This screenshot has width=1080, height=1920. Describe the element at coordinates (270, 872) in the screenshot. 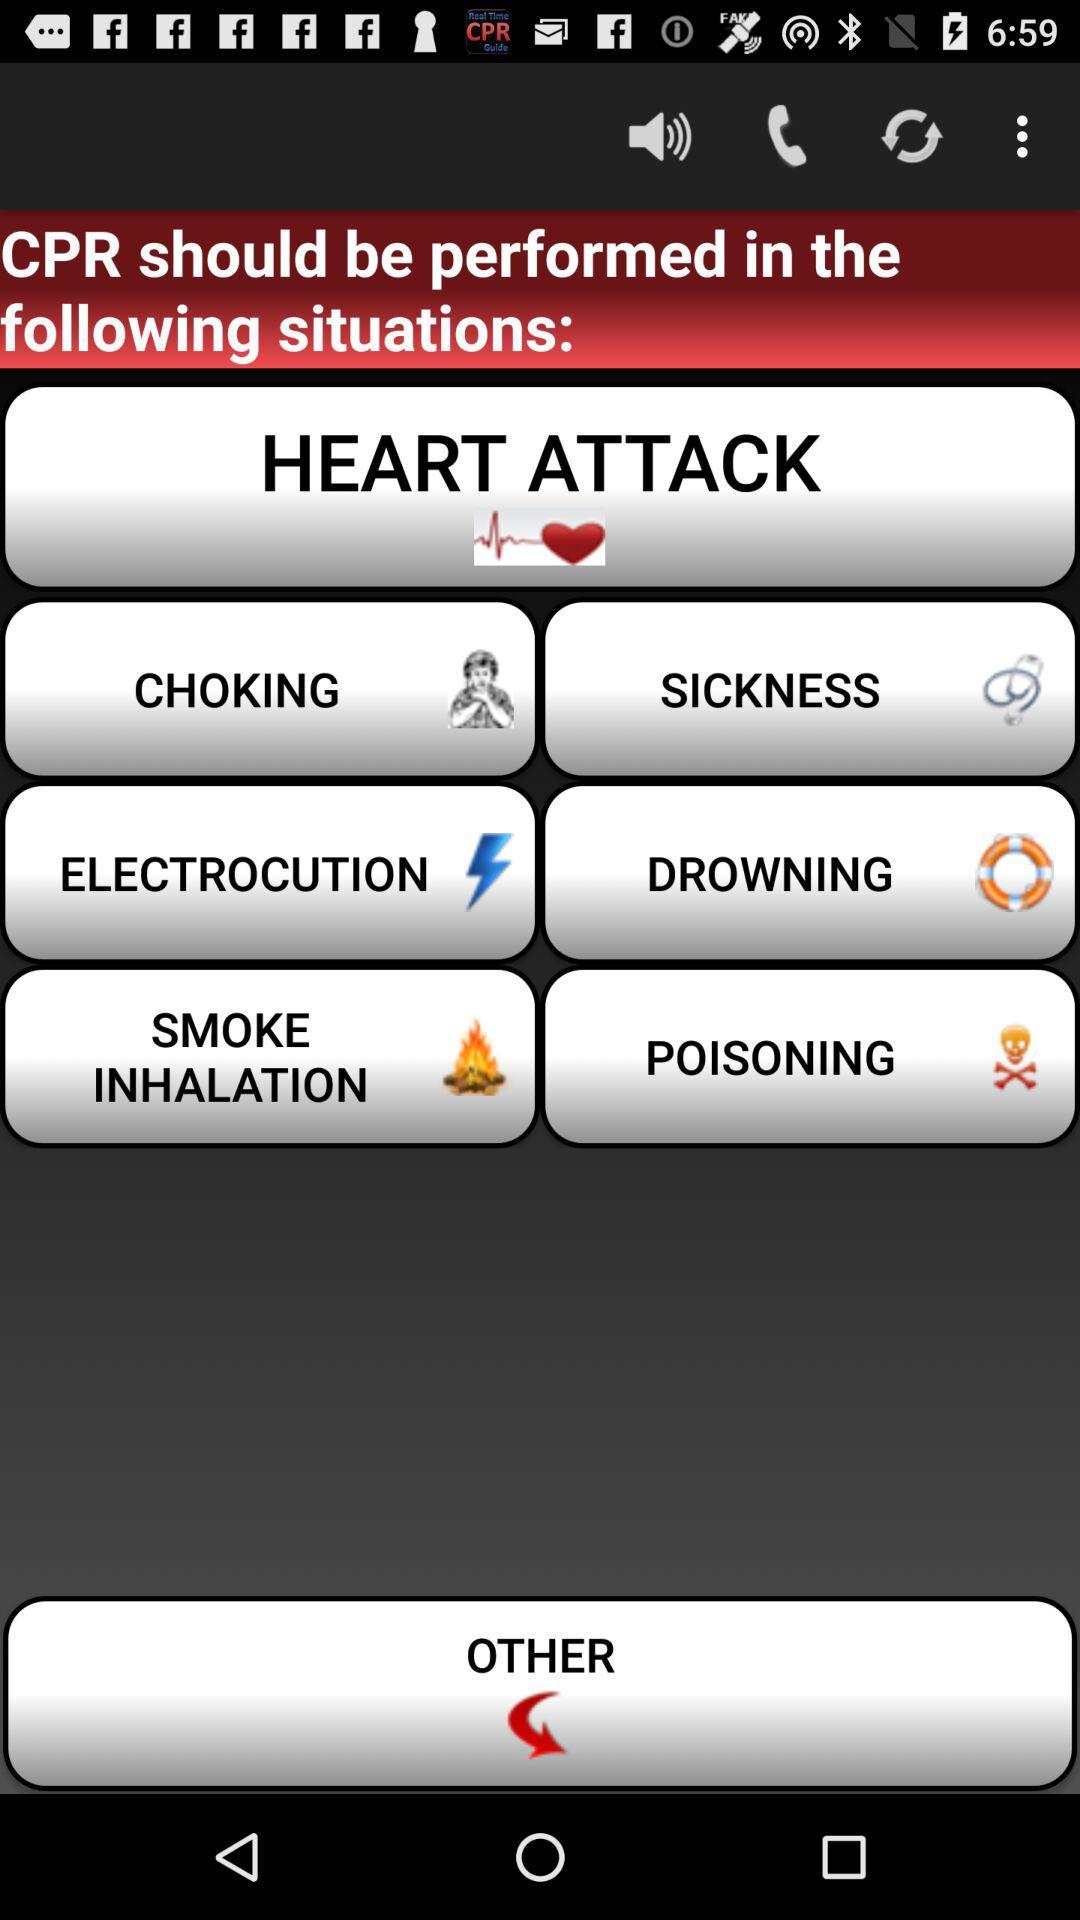

I see `item to the left of the sickness item` at that location.